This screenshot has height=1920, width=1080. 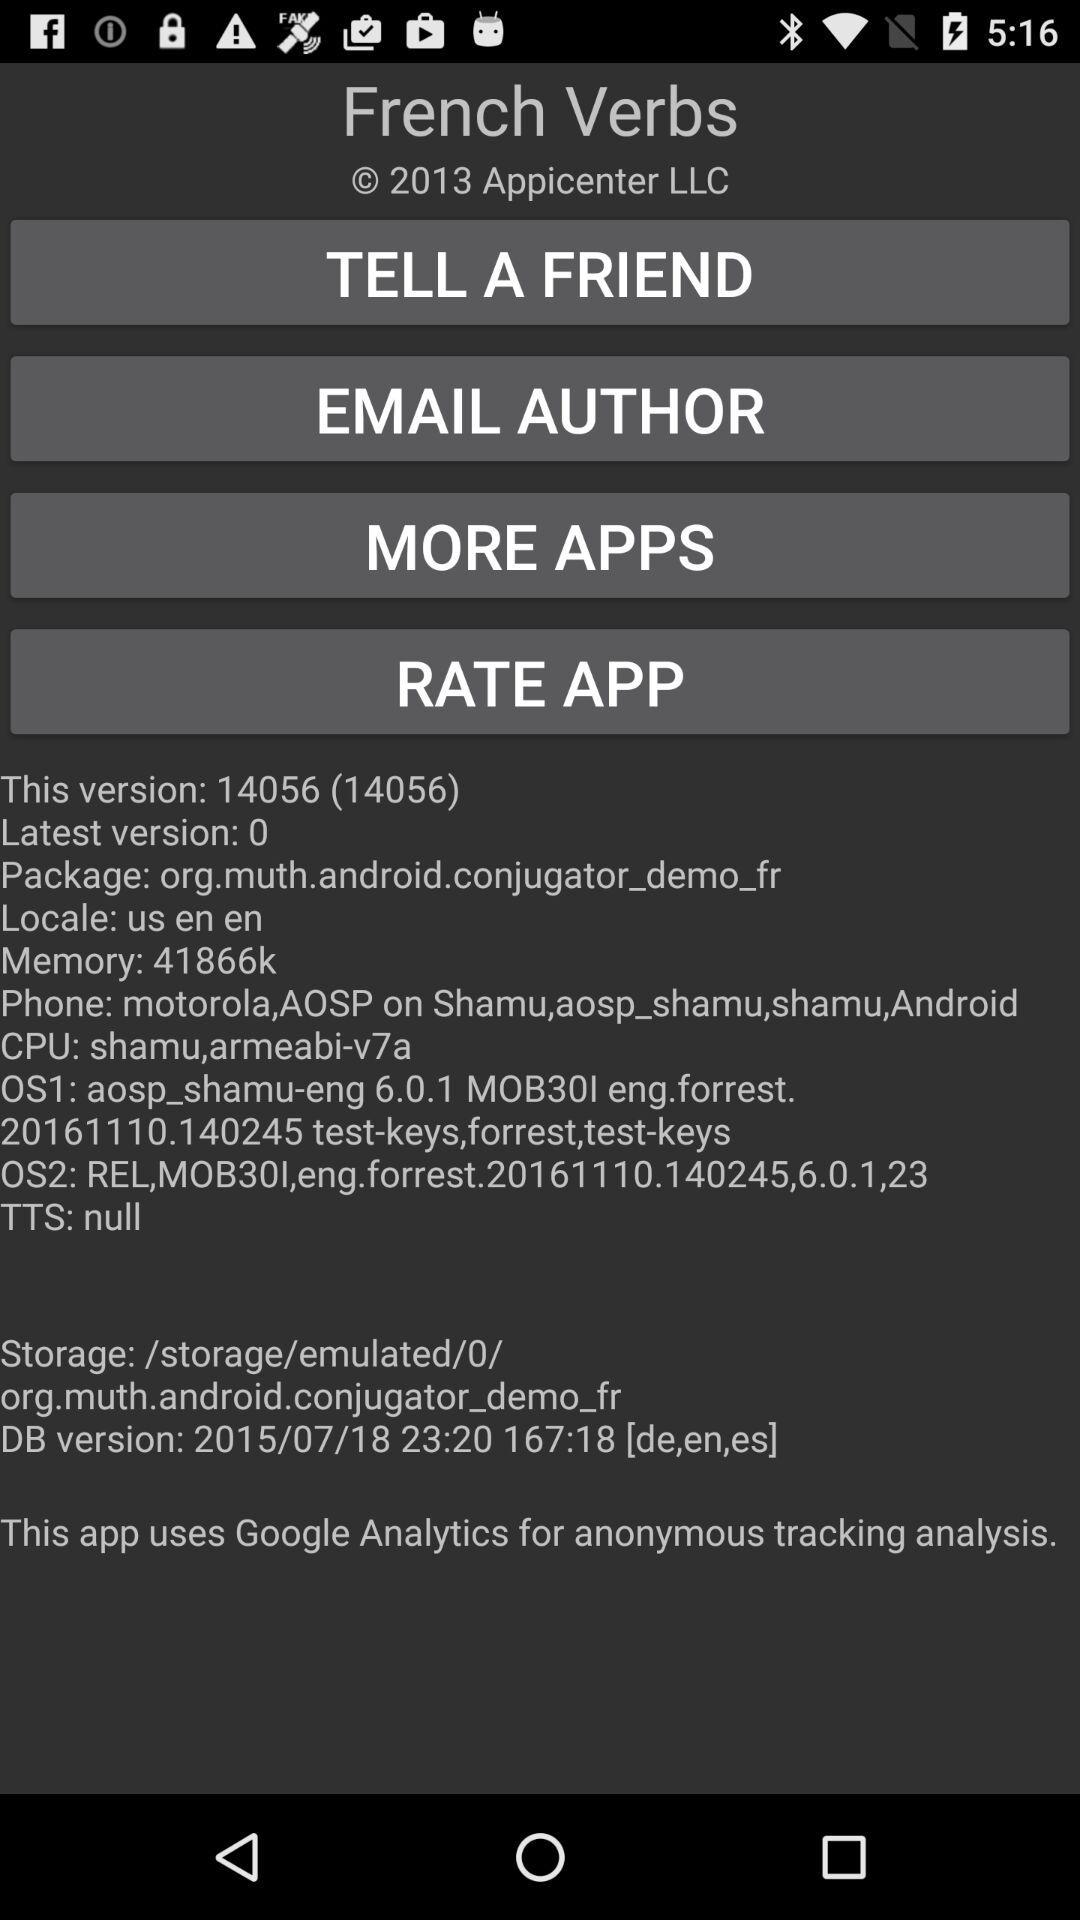 What do you see at coordinates (540, 545) in the screenshot?
I see `the more apps` at bounding box center [540, 545].